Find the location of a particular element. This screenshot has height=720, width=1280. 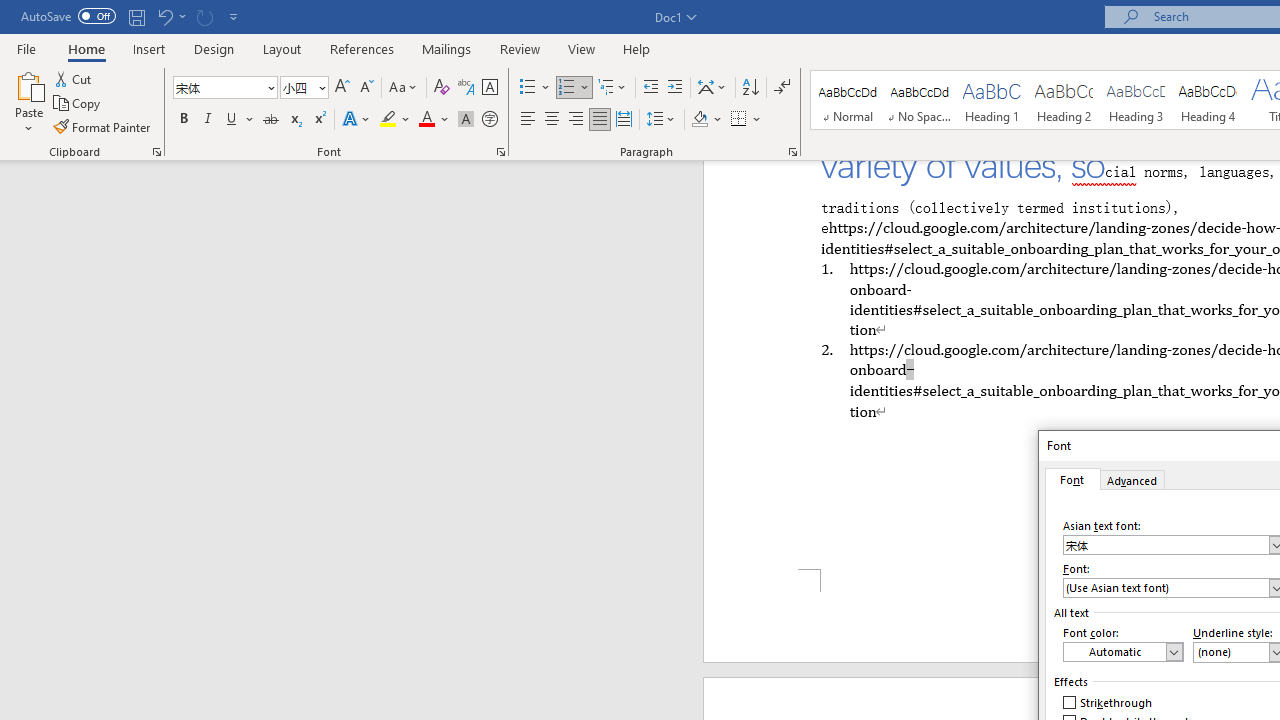

'Enclose Characters...' is located at coordinates (489, 119).